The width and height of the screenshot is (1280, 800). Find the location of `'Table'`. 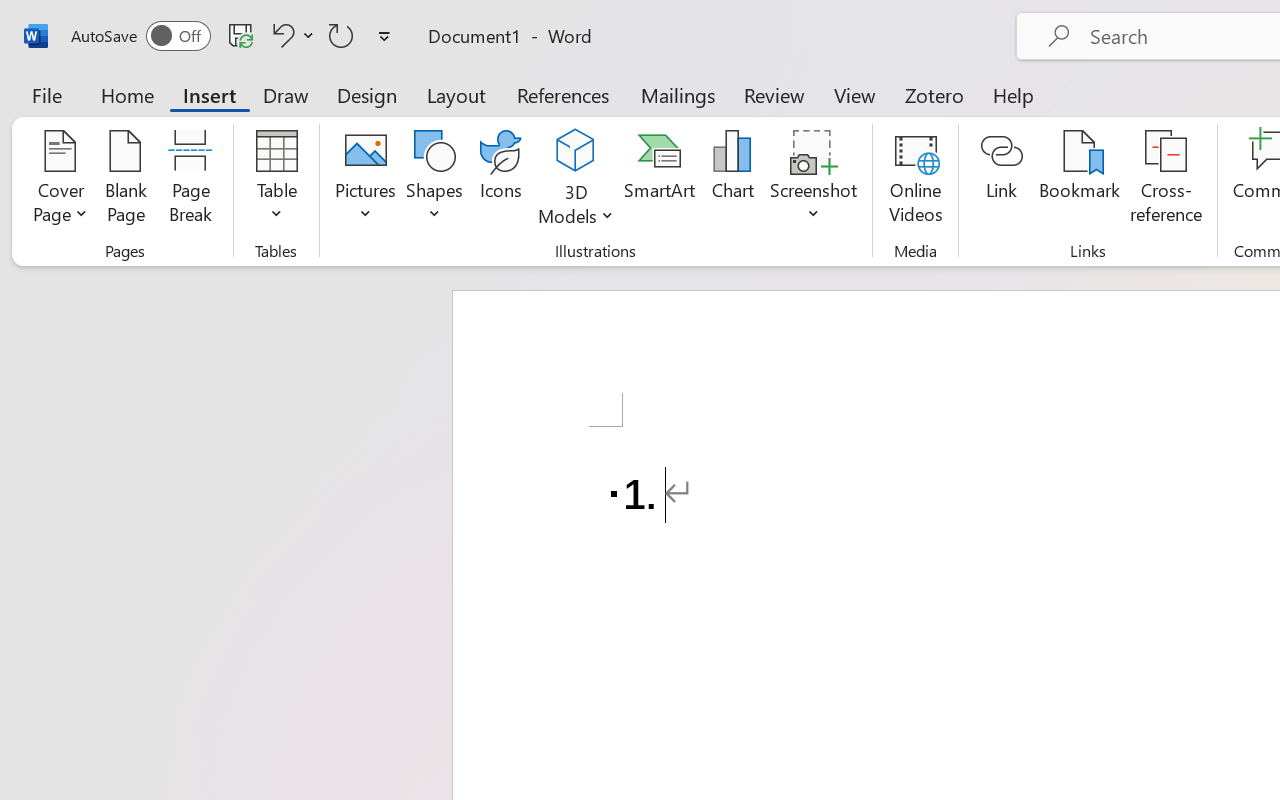

'Table' is located at coordinates (276, 179).